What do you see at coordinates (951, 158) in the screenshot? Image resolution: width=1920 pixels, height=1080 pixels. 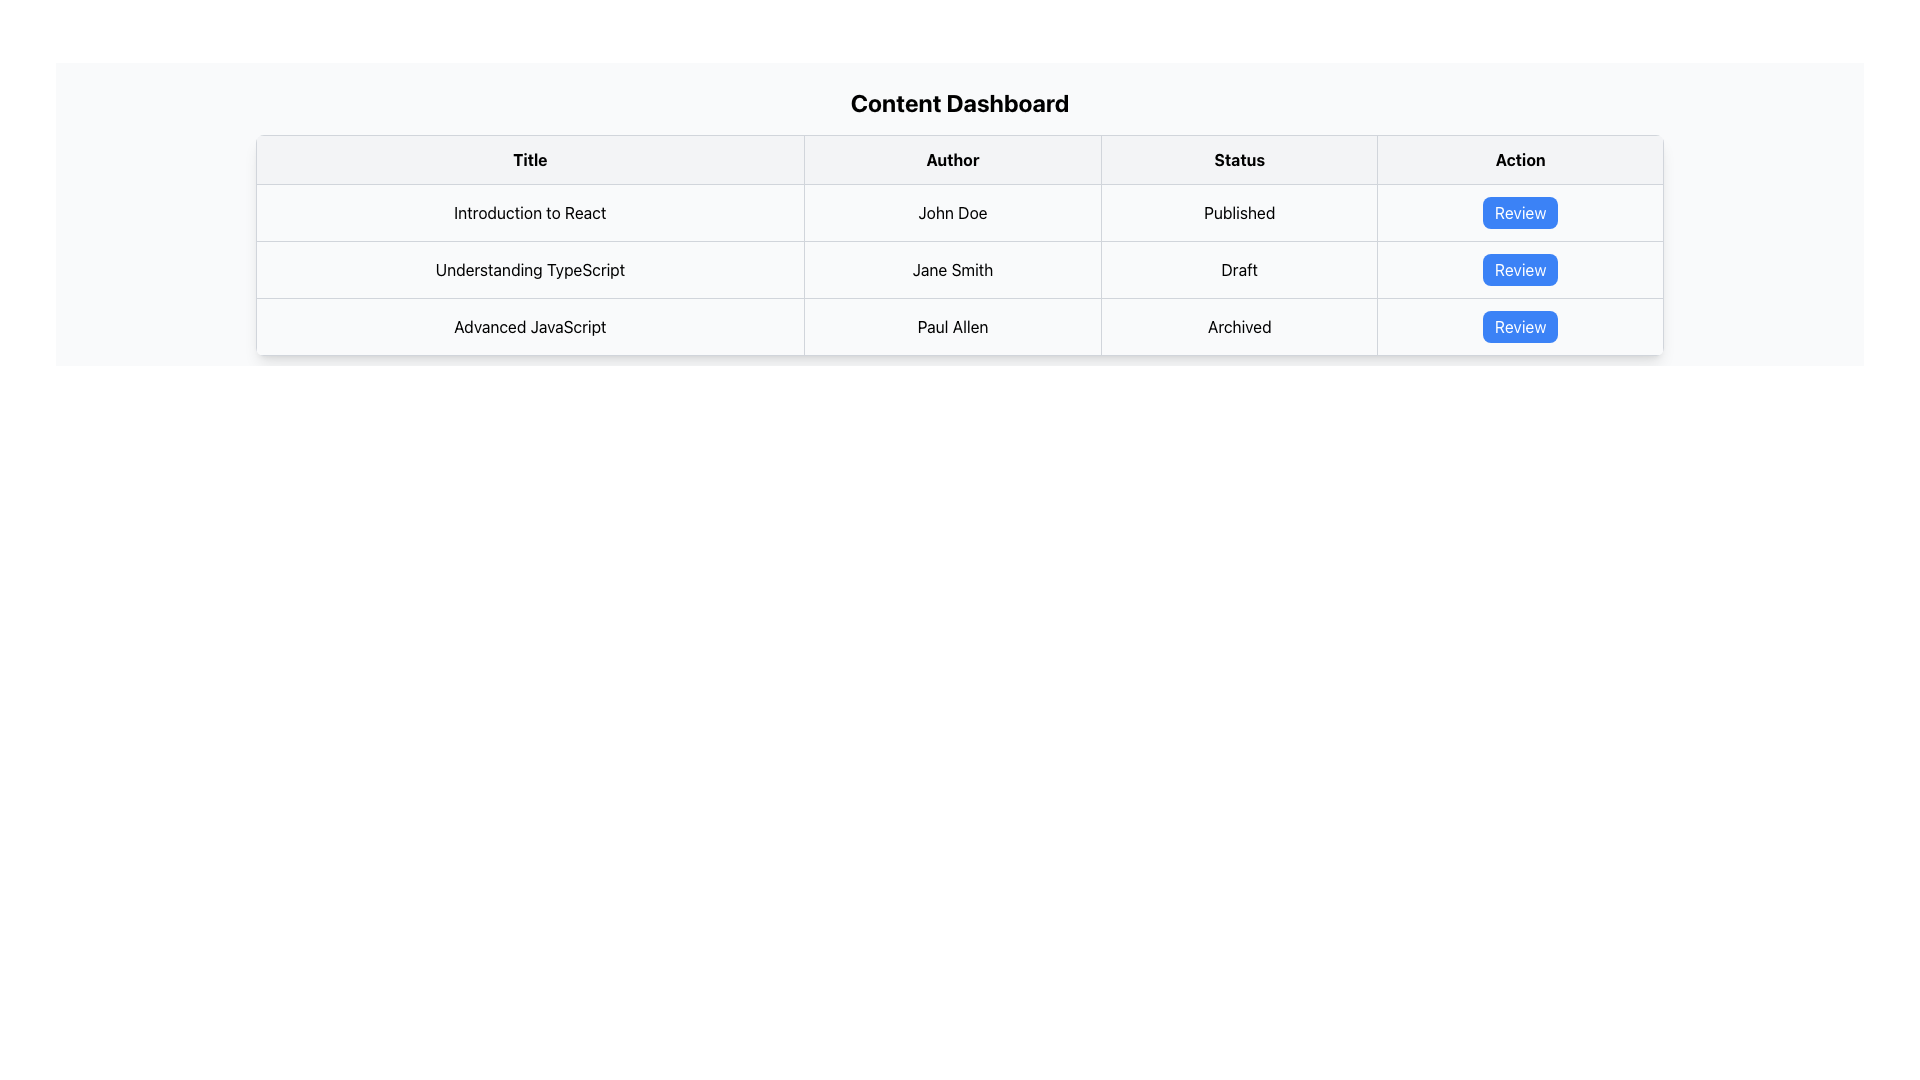 I see `the 'Author' table header cell, which is the second cell from the left in the header row of the table, positioned between the 'Title' and 'Status' header cells` at bounding box center [951, 158].